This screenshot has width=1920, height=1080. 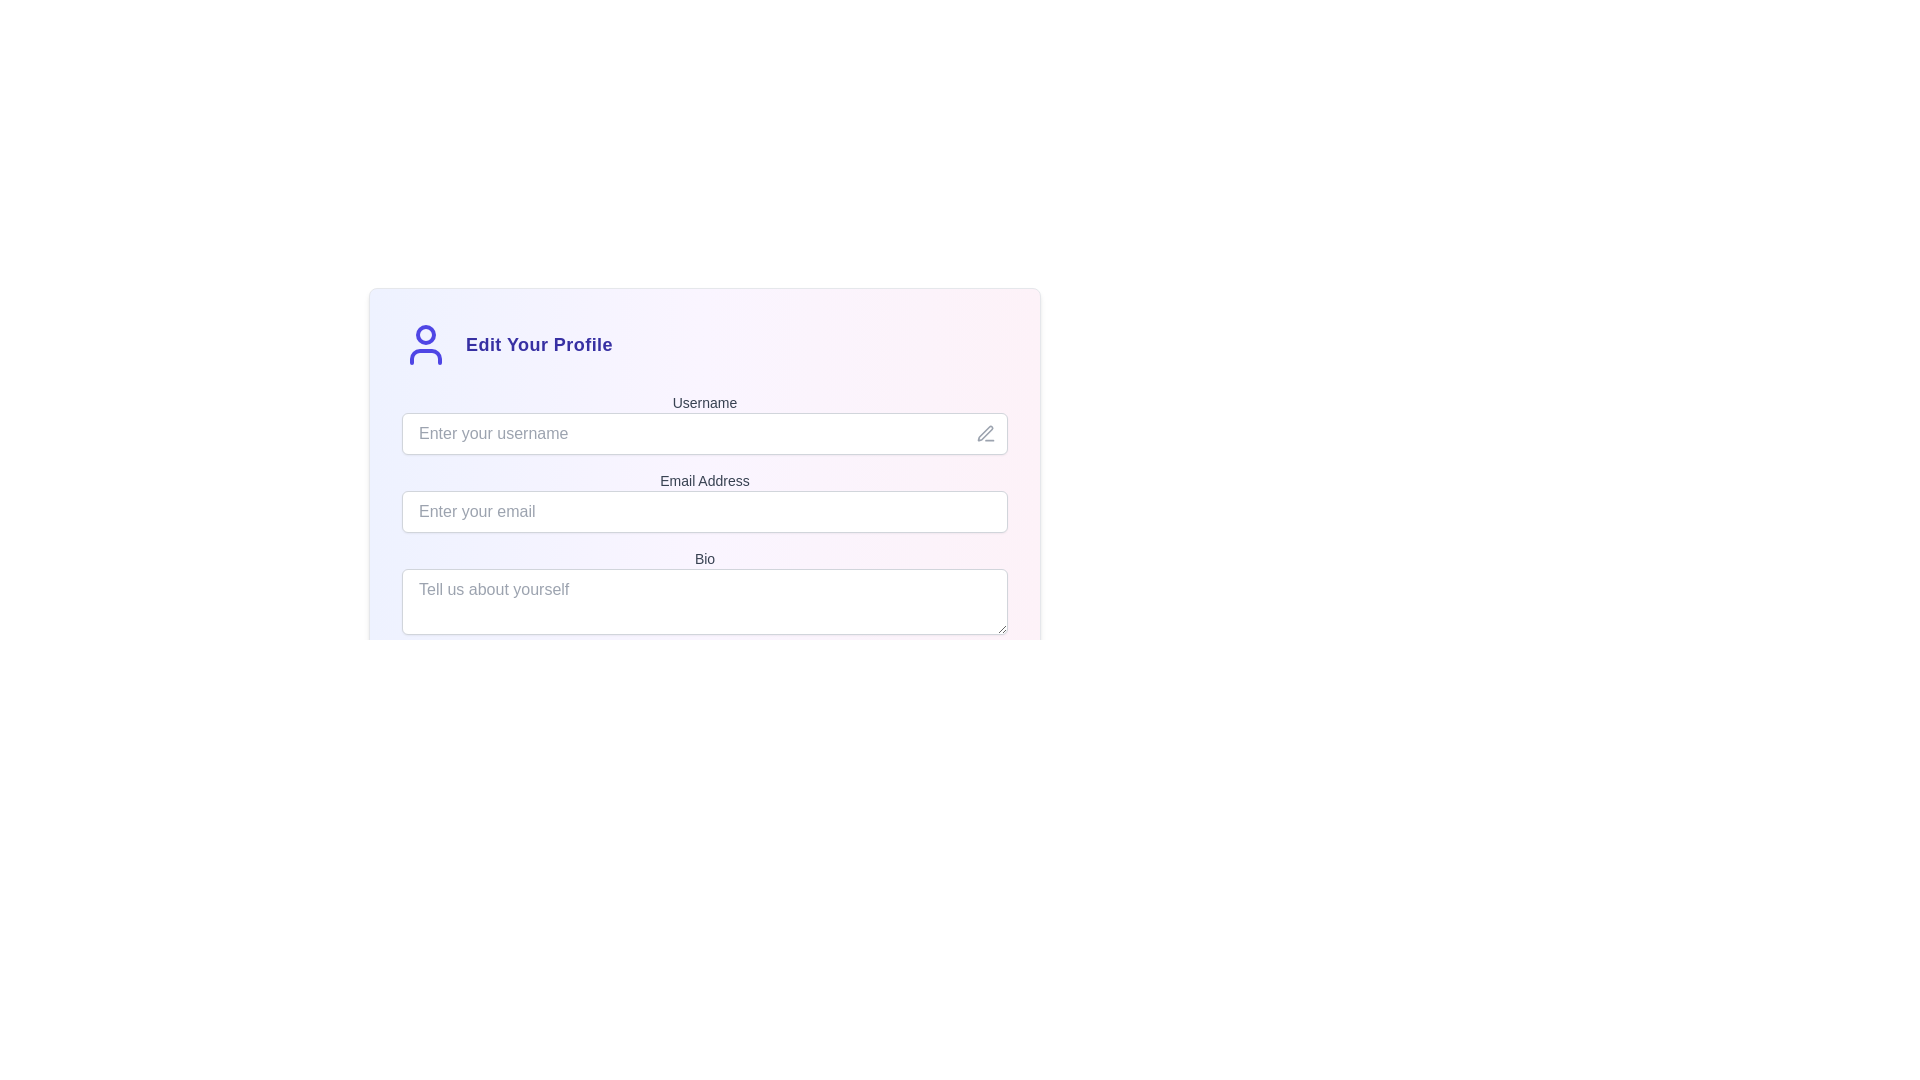 I want to click on the edit icon located on the right side of the 'Enter your username' input field to initiate an edit action, so click(x=985, y=433).